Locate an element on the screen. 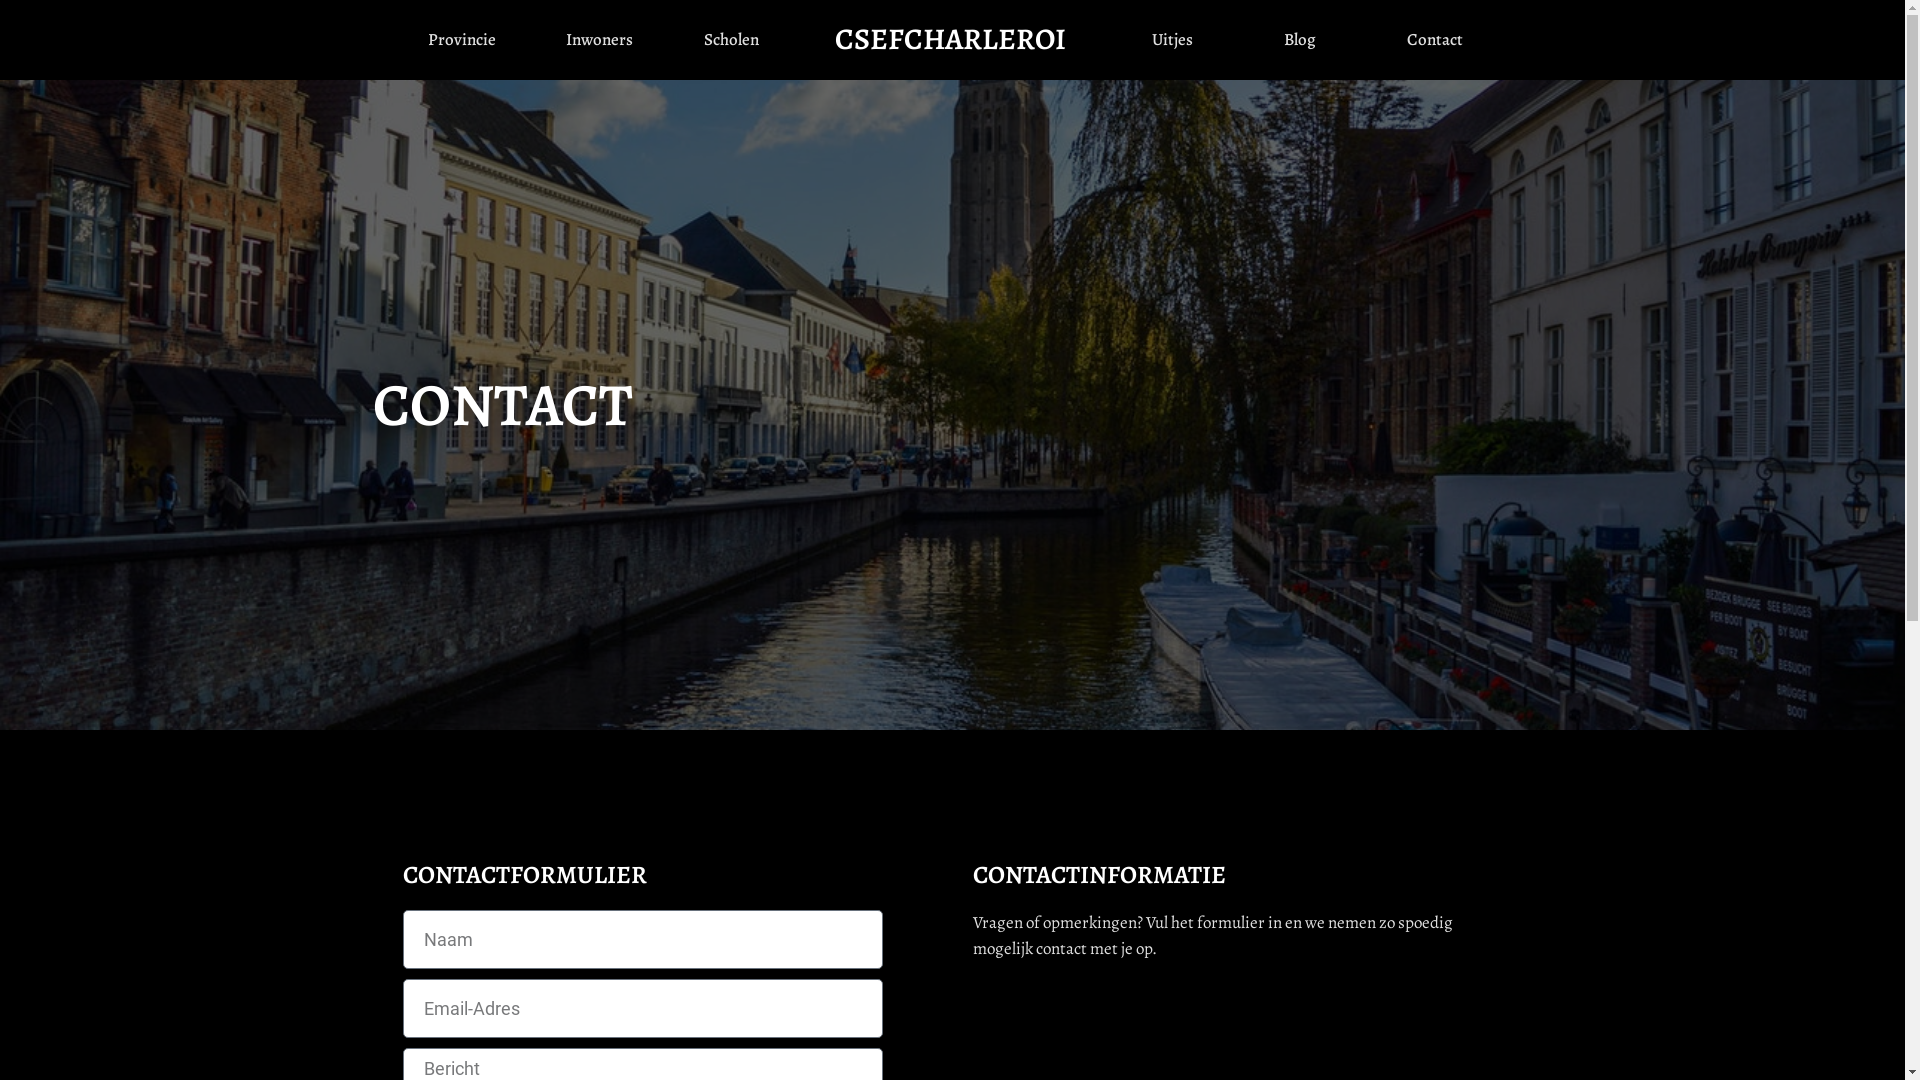  'Inwoners' is located at coordinates (599, 39).